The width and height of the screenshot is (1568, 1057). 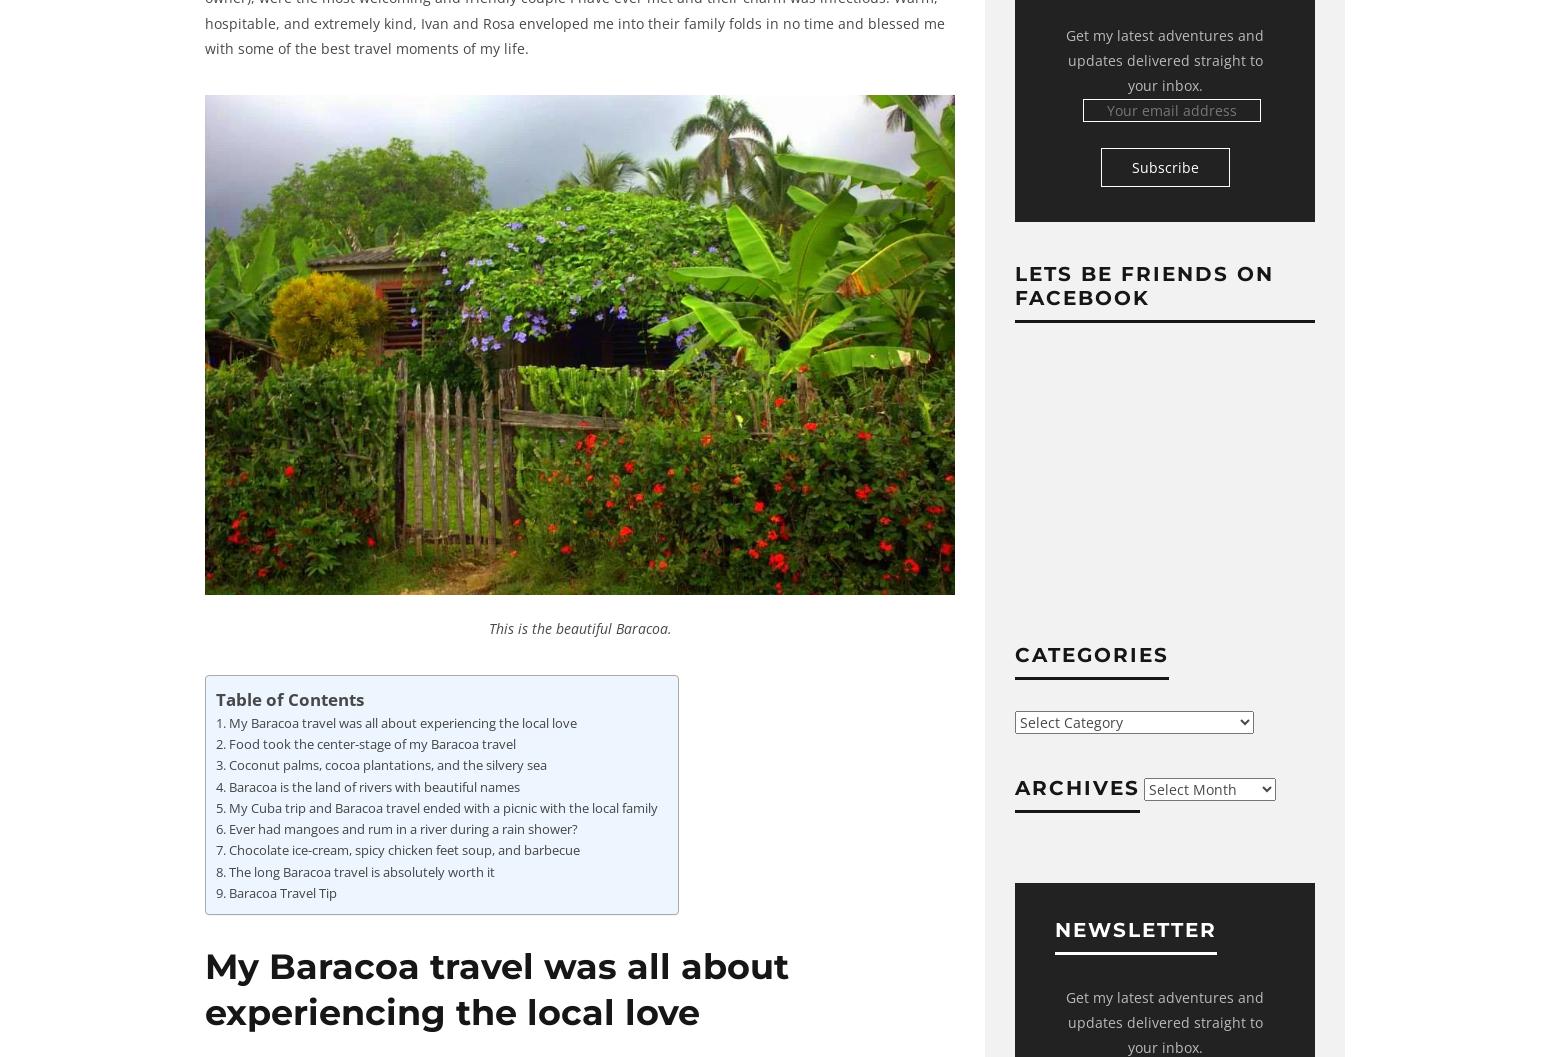 I want to click on 'The long Baracoa travel is absolutely worth it', so click(x=360, y=873).